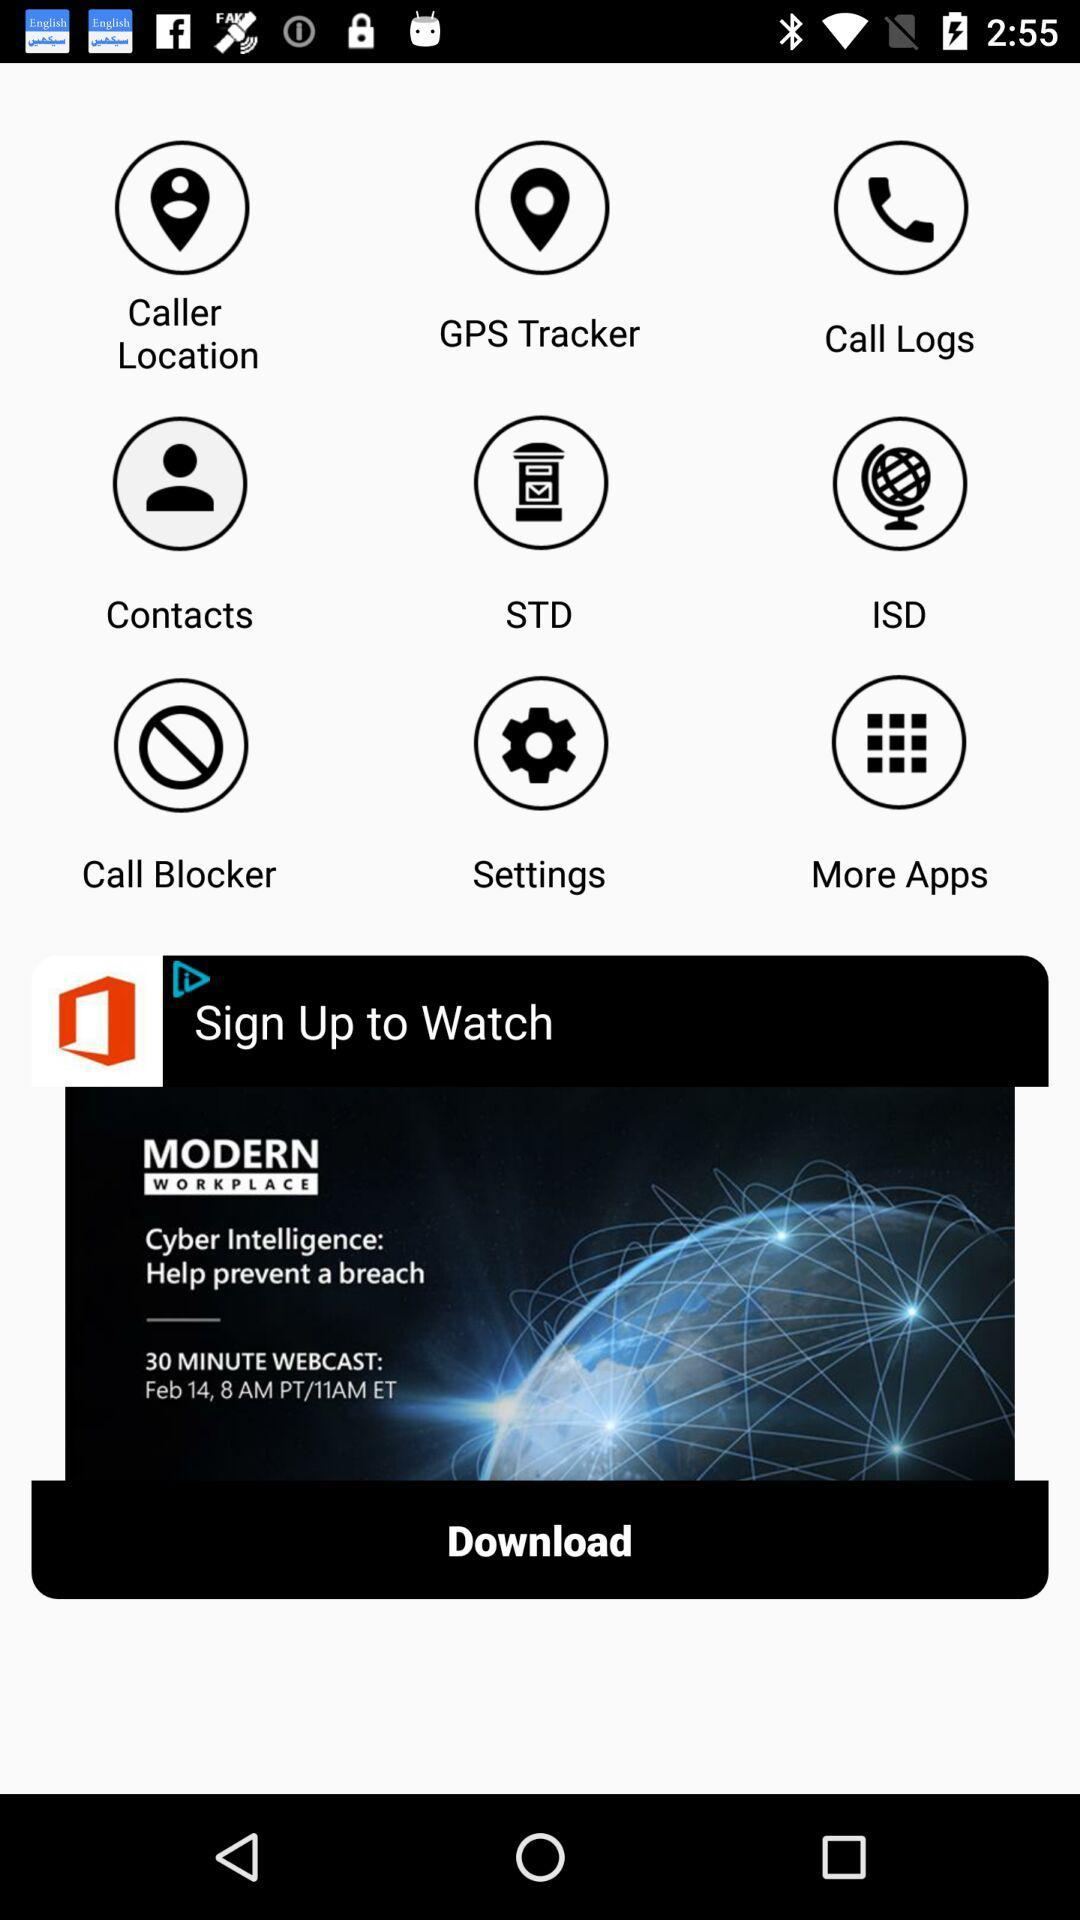 The width and height of the screenshot is (1080, 1920). Describe the element at coordinates (540, 1283) in the screenshot. I see `click on advertisement` at that location.